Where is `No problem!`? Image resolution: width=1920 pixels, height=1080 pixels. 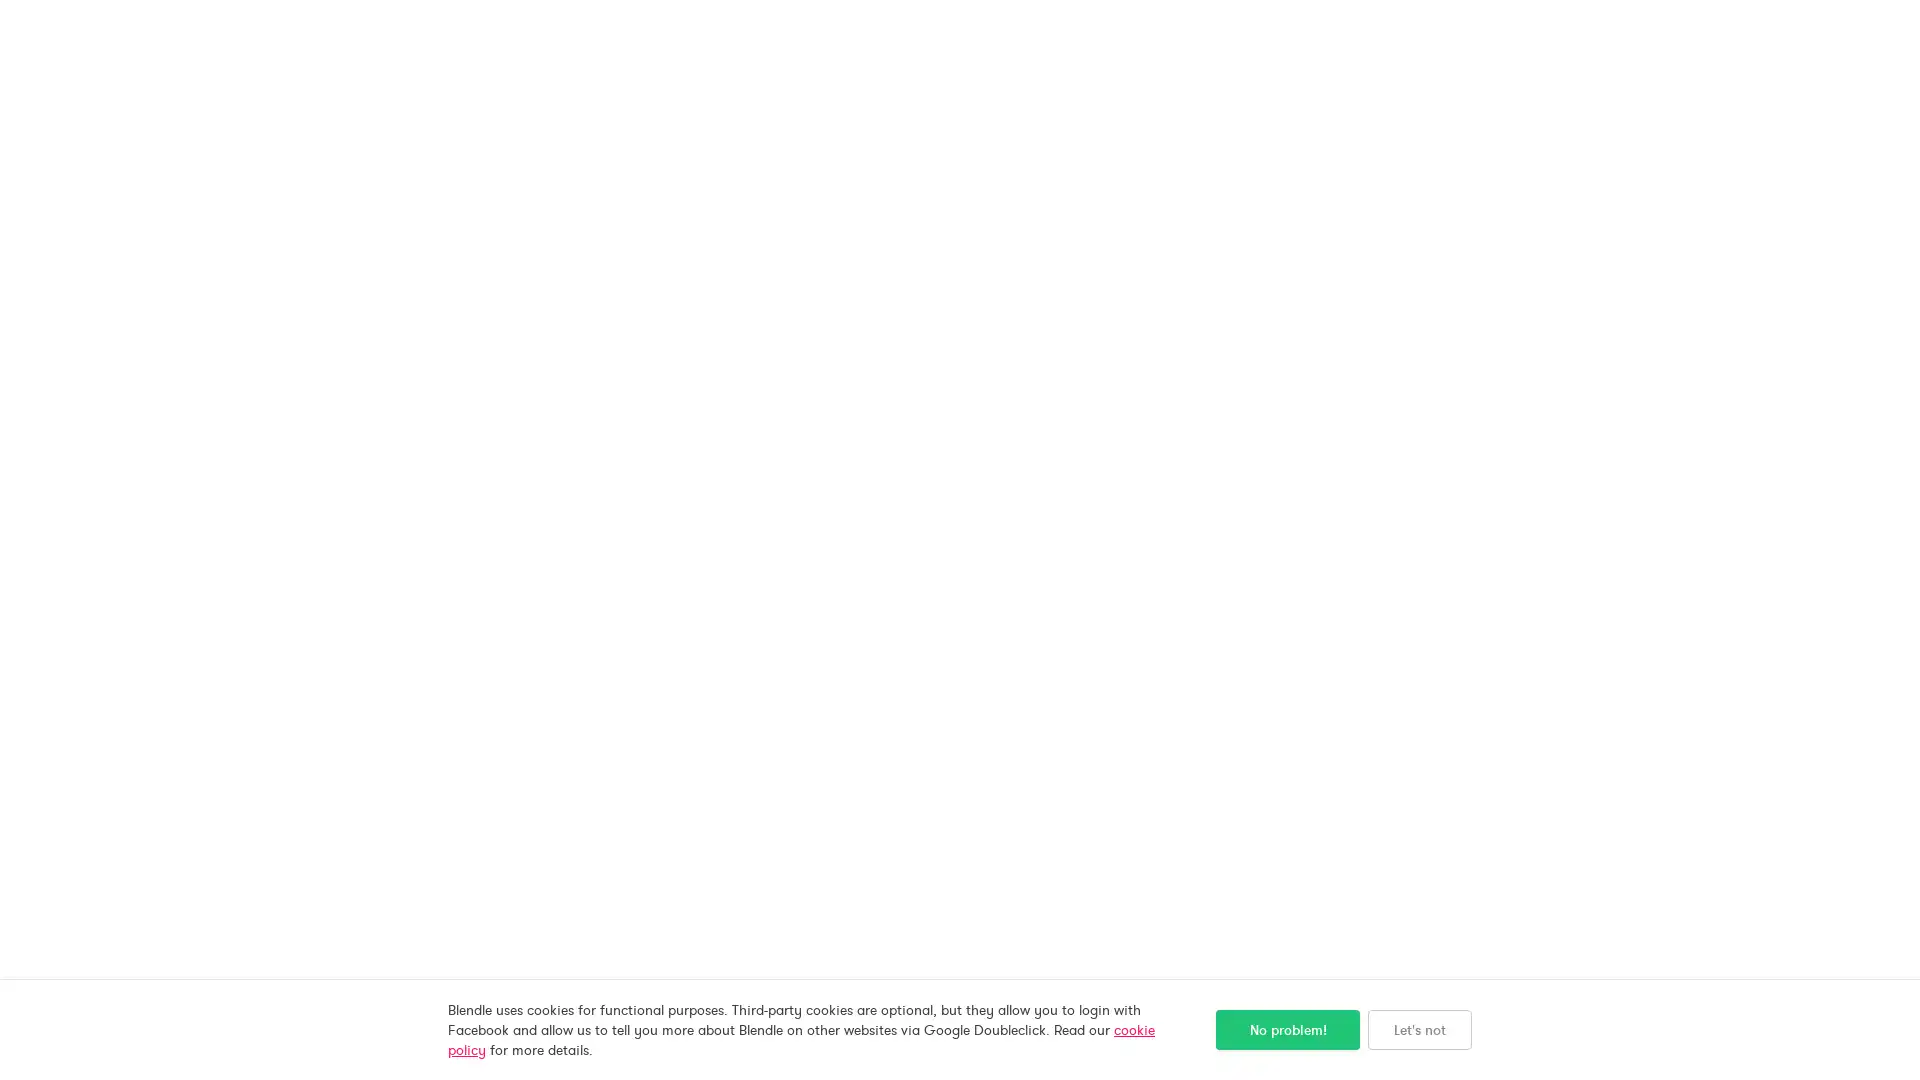 No problem! is located at coordinates (1287, 1029).